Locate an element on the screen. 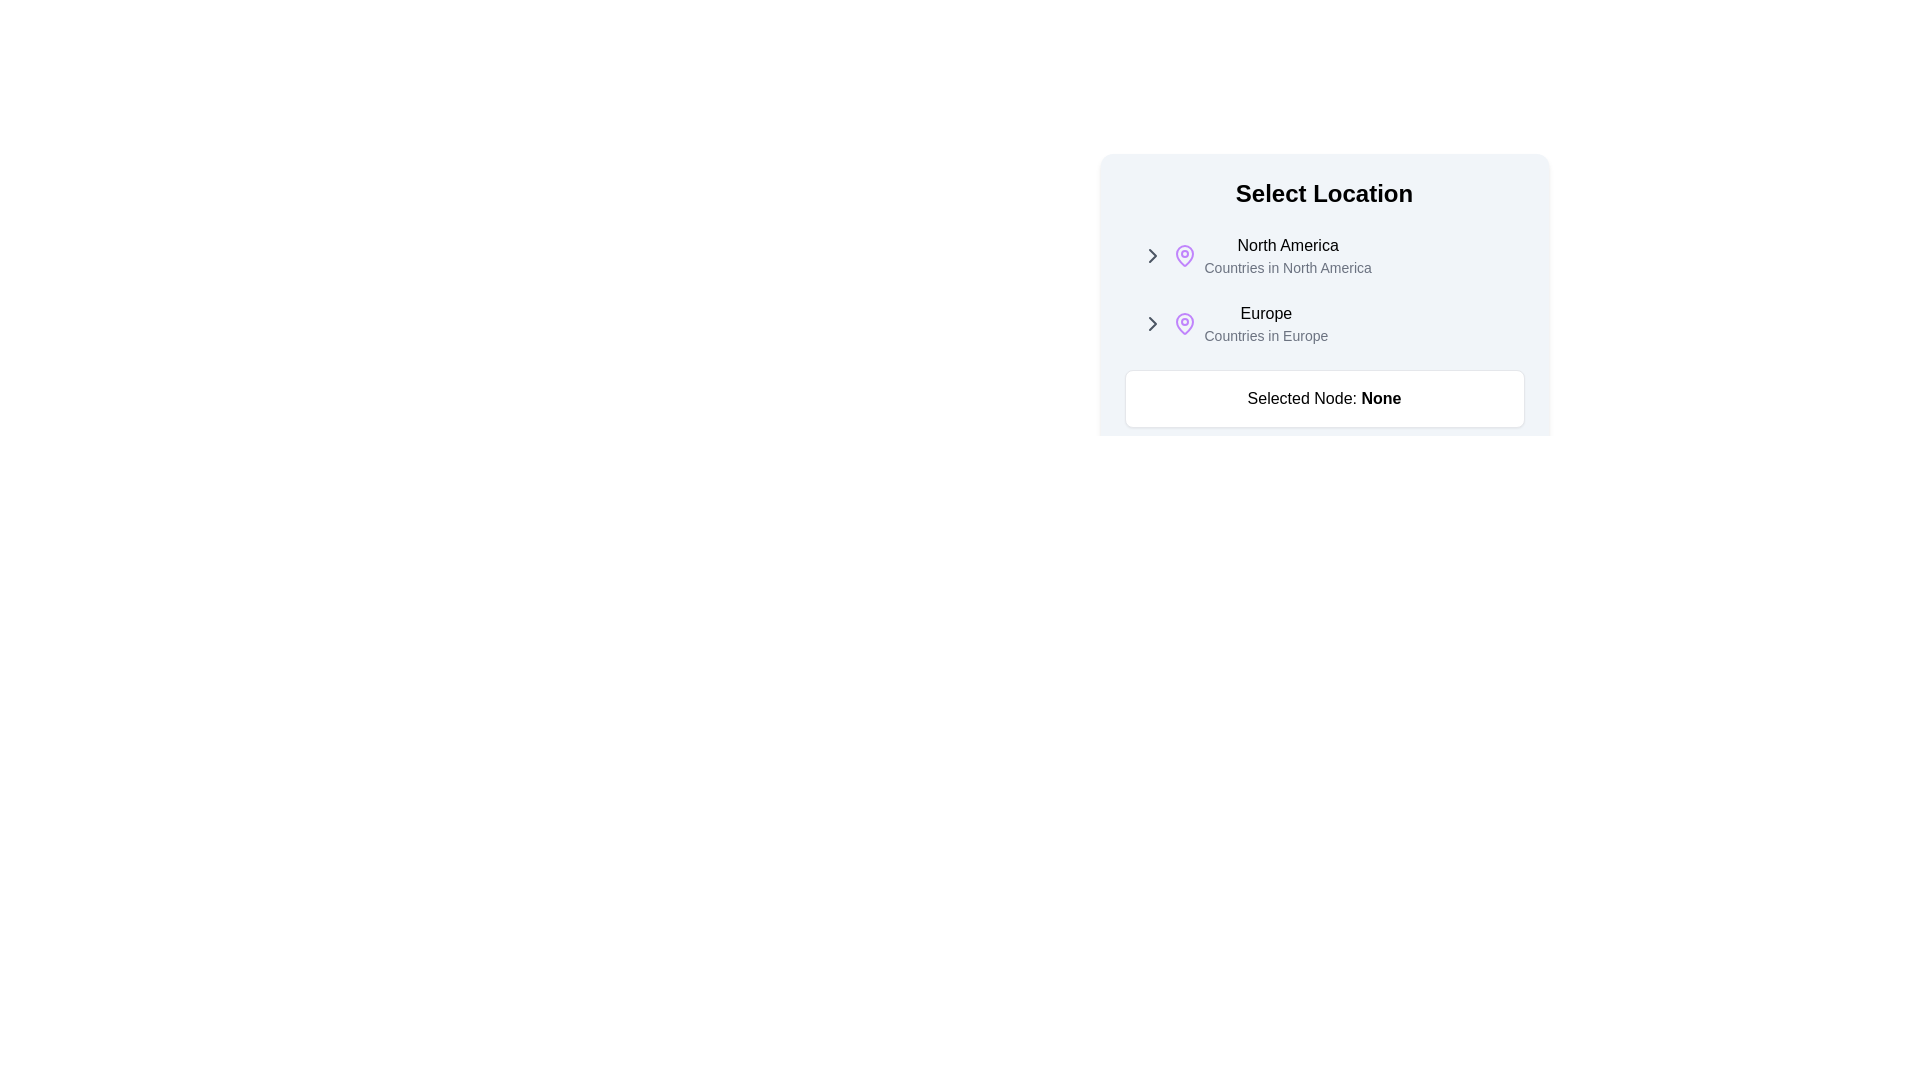  the header text label for the region 'North America' is located at coordinates (1287, 245).